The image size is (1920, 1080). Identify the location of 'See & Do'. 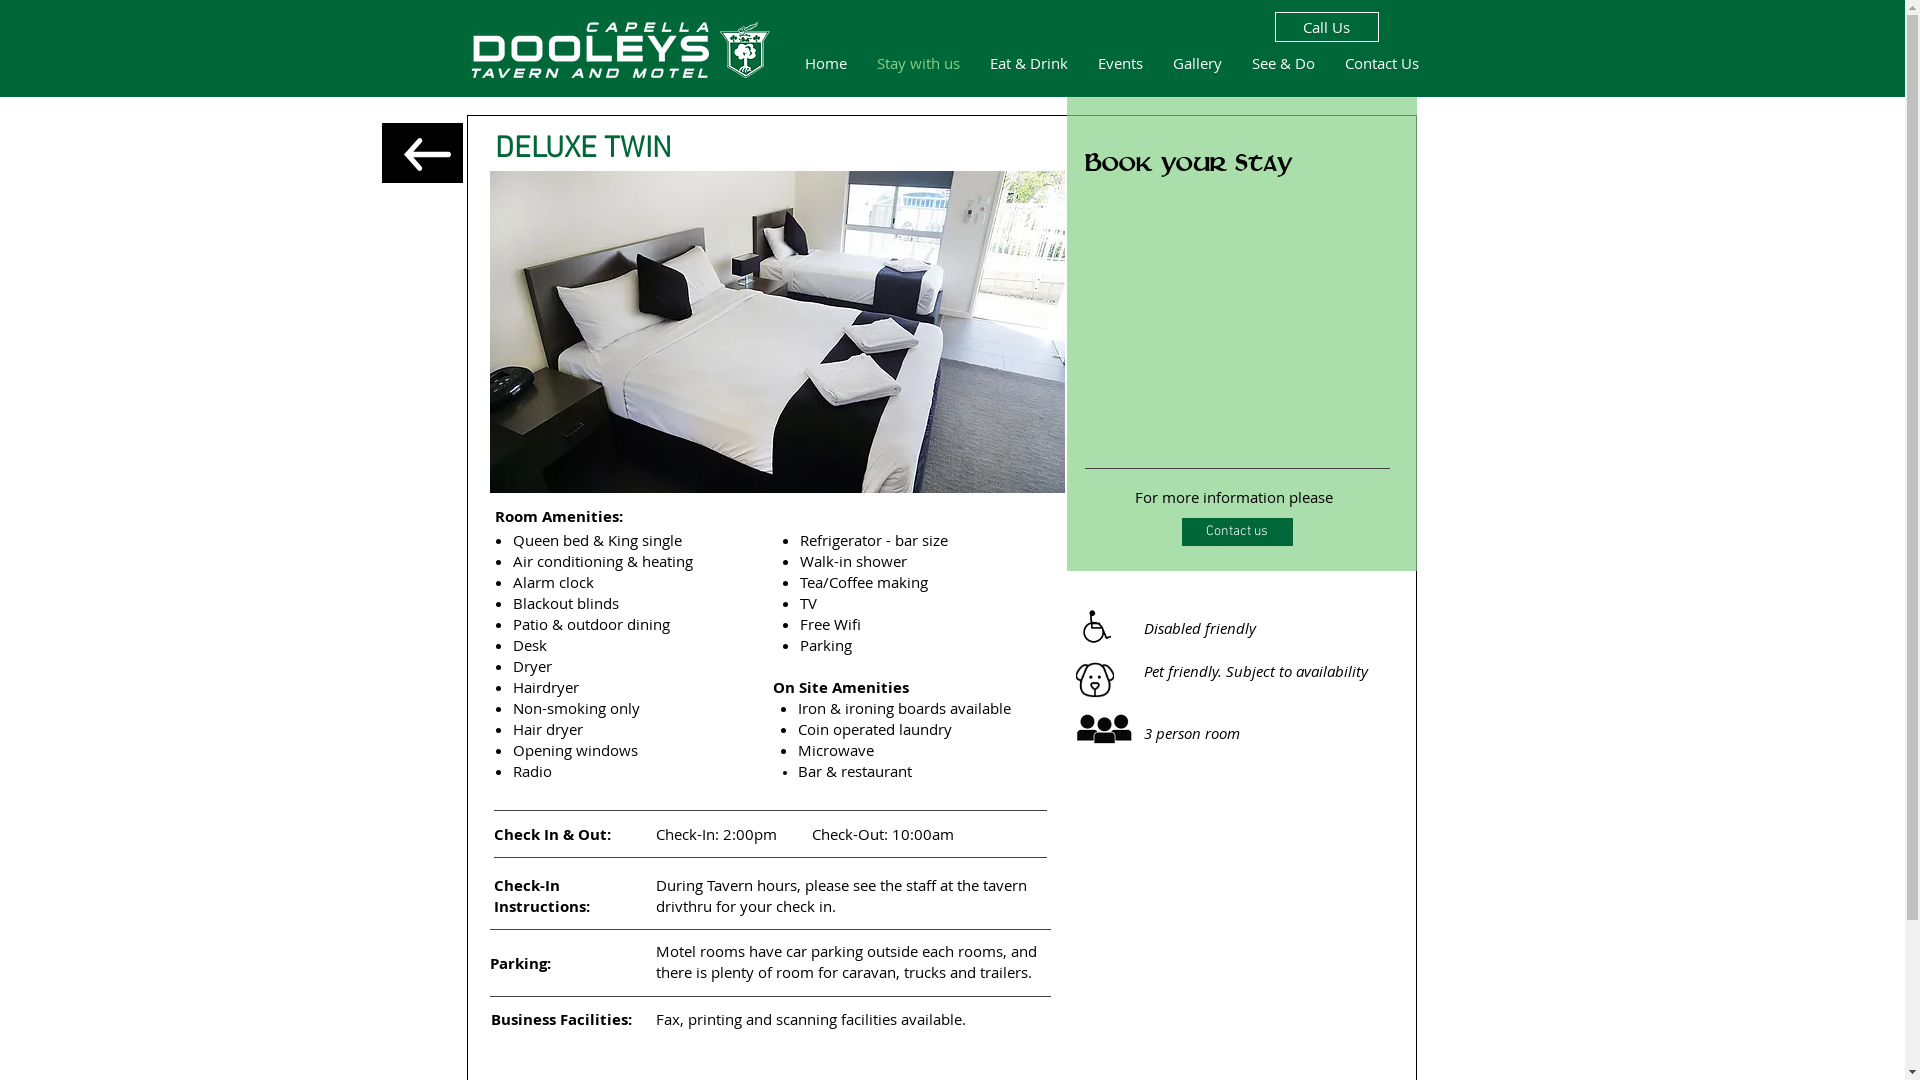
(1235, 61).